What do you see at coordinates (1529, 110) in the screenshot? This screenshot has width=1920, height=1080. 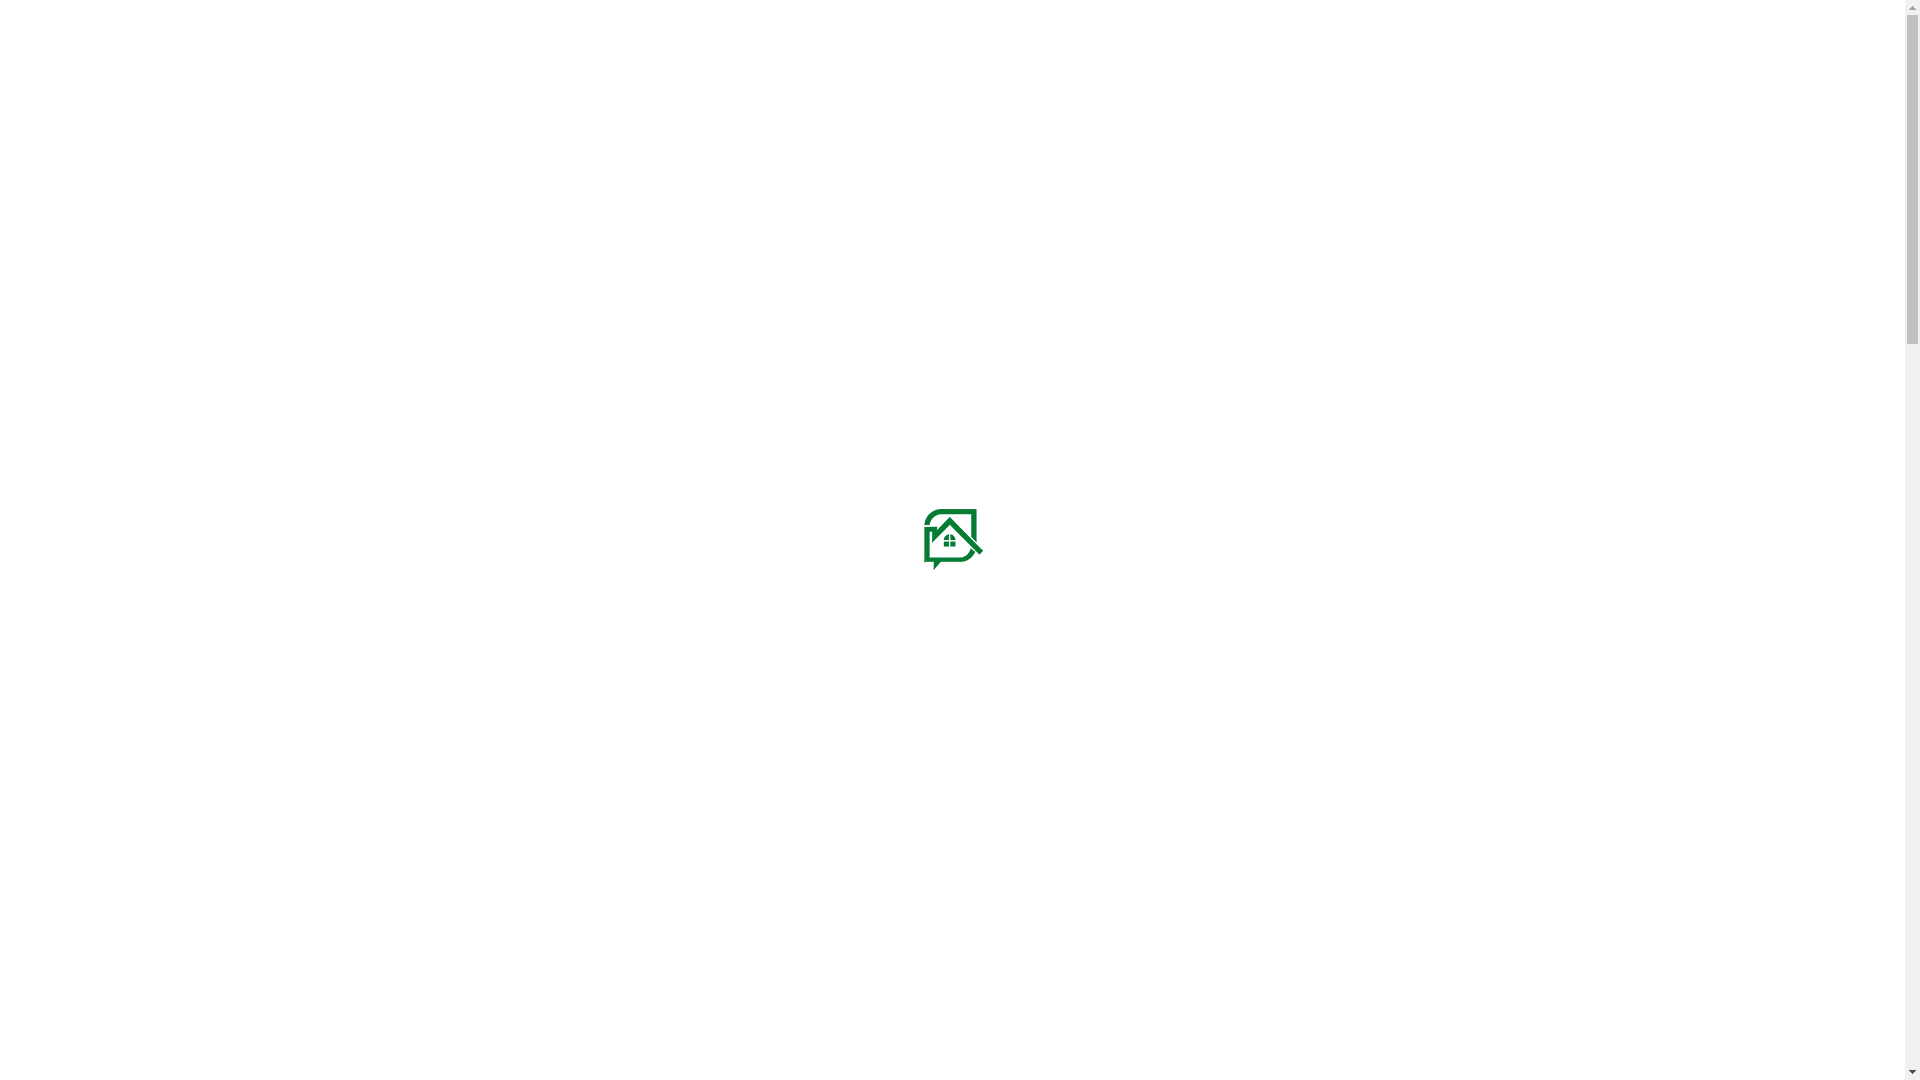 I see `'search'` at bounding box center [1529, 110].